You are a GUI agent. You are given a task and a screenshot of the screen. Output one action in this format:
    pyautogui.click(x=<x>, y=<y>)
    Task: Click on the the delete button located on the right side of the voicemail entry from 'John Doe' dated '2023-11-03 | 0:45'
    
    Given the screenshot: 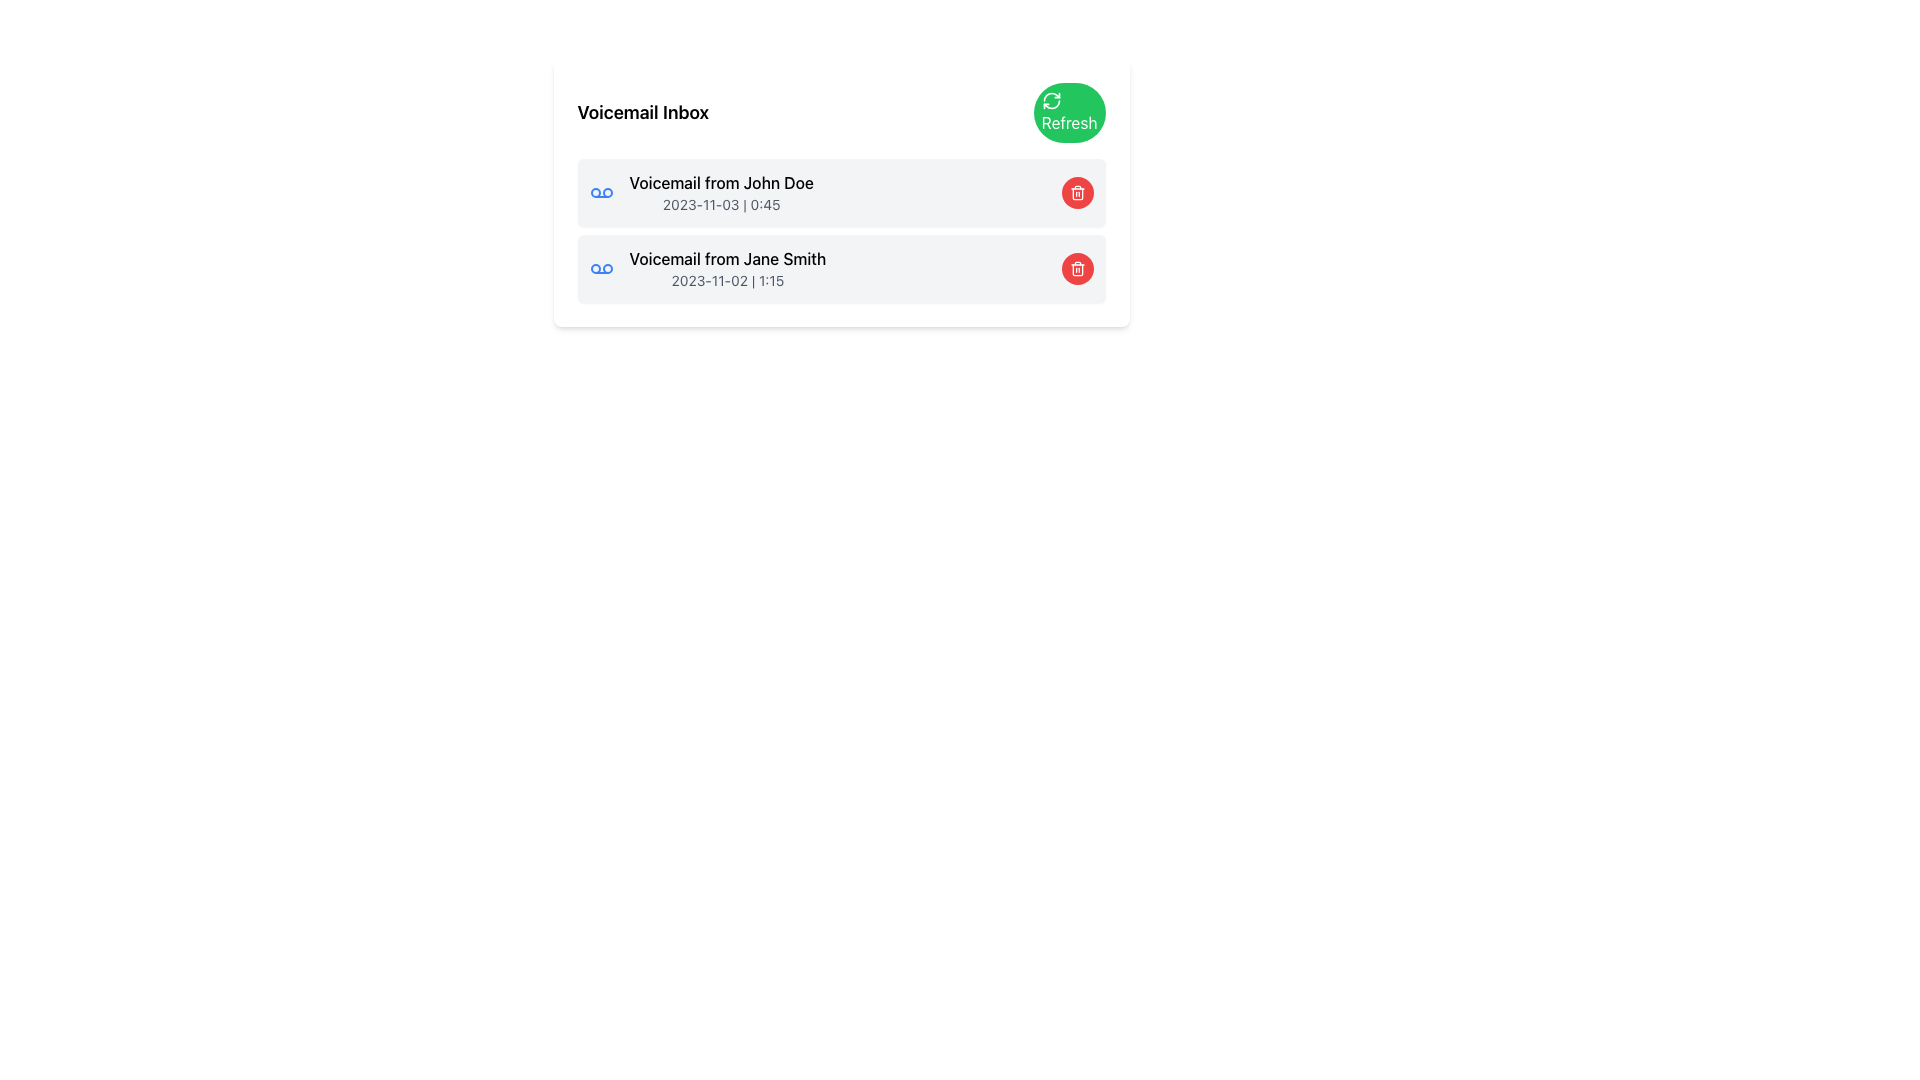 What is the action you would take?
    pyautogui.click(x=1076, y=192)
    